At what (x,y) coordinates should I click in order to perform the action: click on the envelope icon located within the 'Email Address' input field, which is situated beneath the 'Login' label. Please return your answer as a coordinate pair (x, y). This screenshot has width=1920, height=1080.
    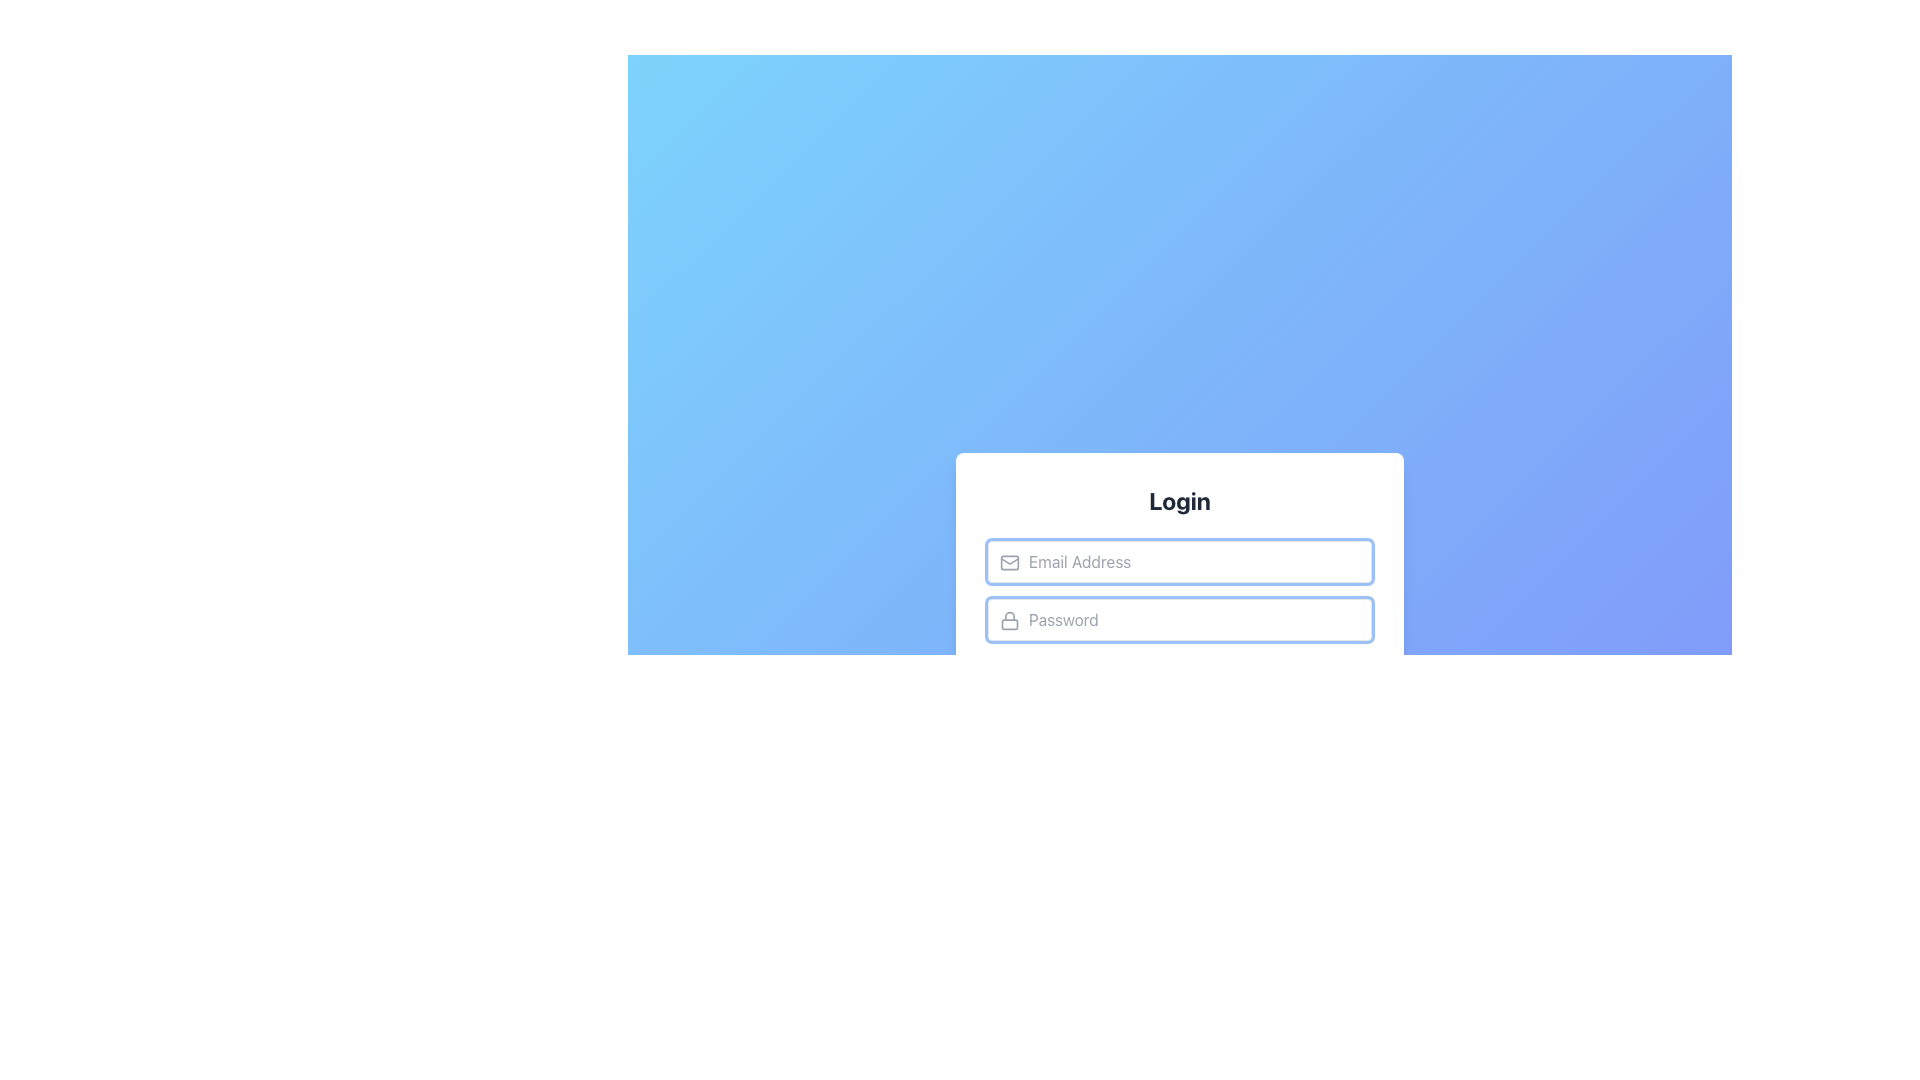
    Looking at the image, I should click on (1009, 563).